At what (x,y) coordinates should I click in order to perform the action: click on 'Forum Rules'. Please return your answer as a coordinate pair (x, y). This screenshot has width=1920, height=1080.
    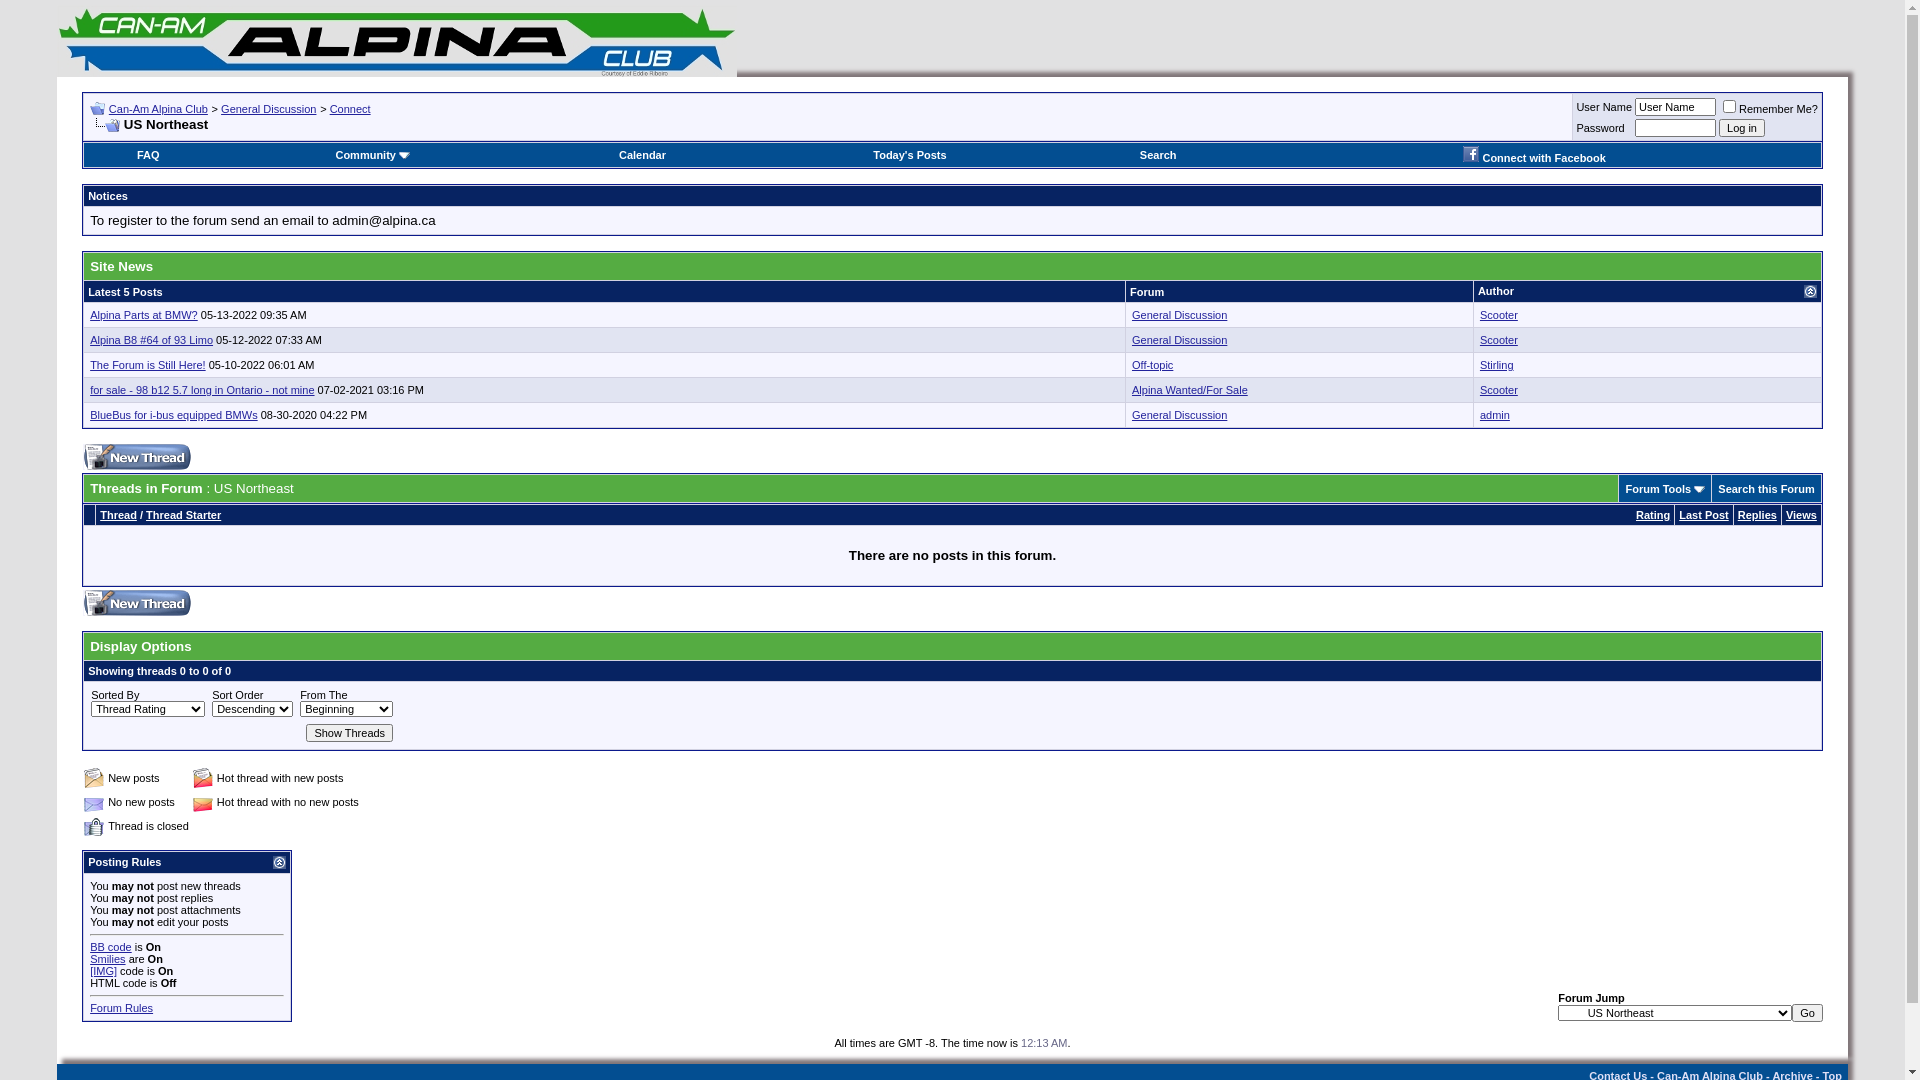
    Looking at the image, I should click on (120, 1007).